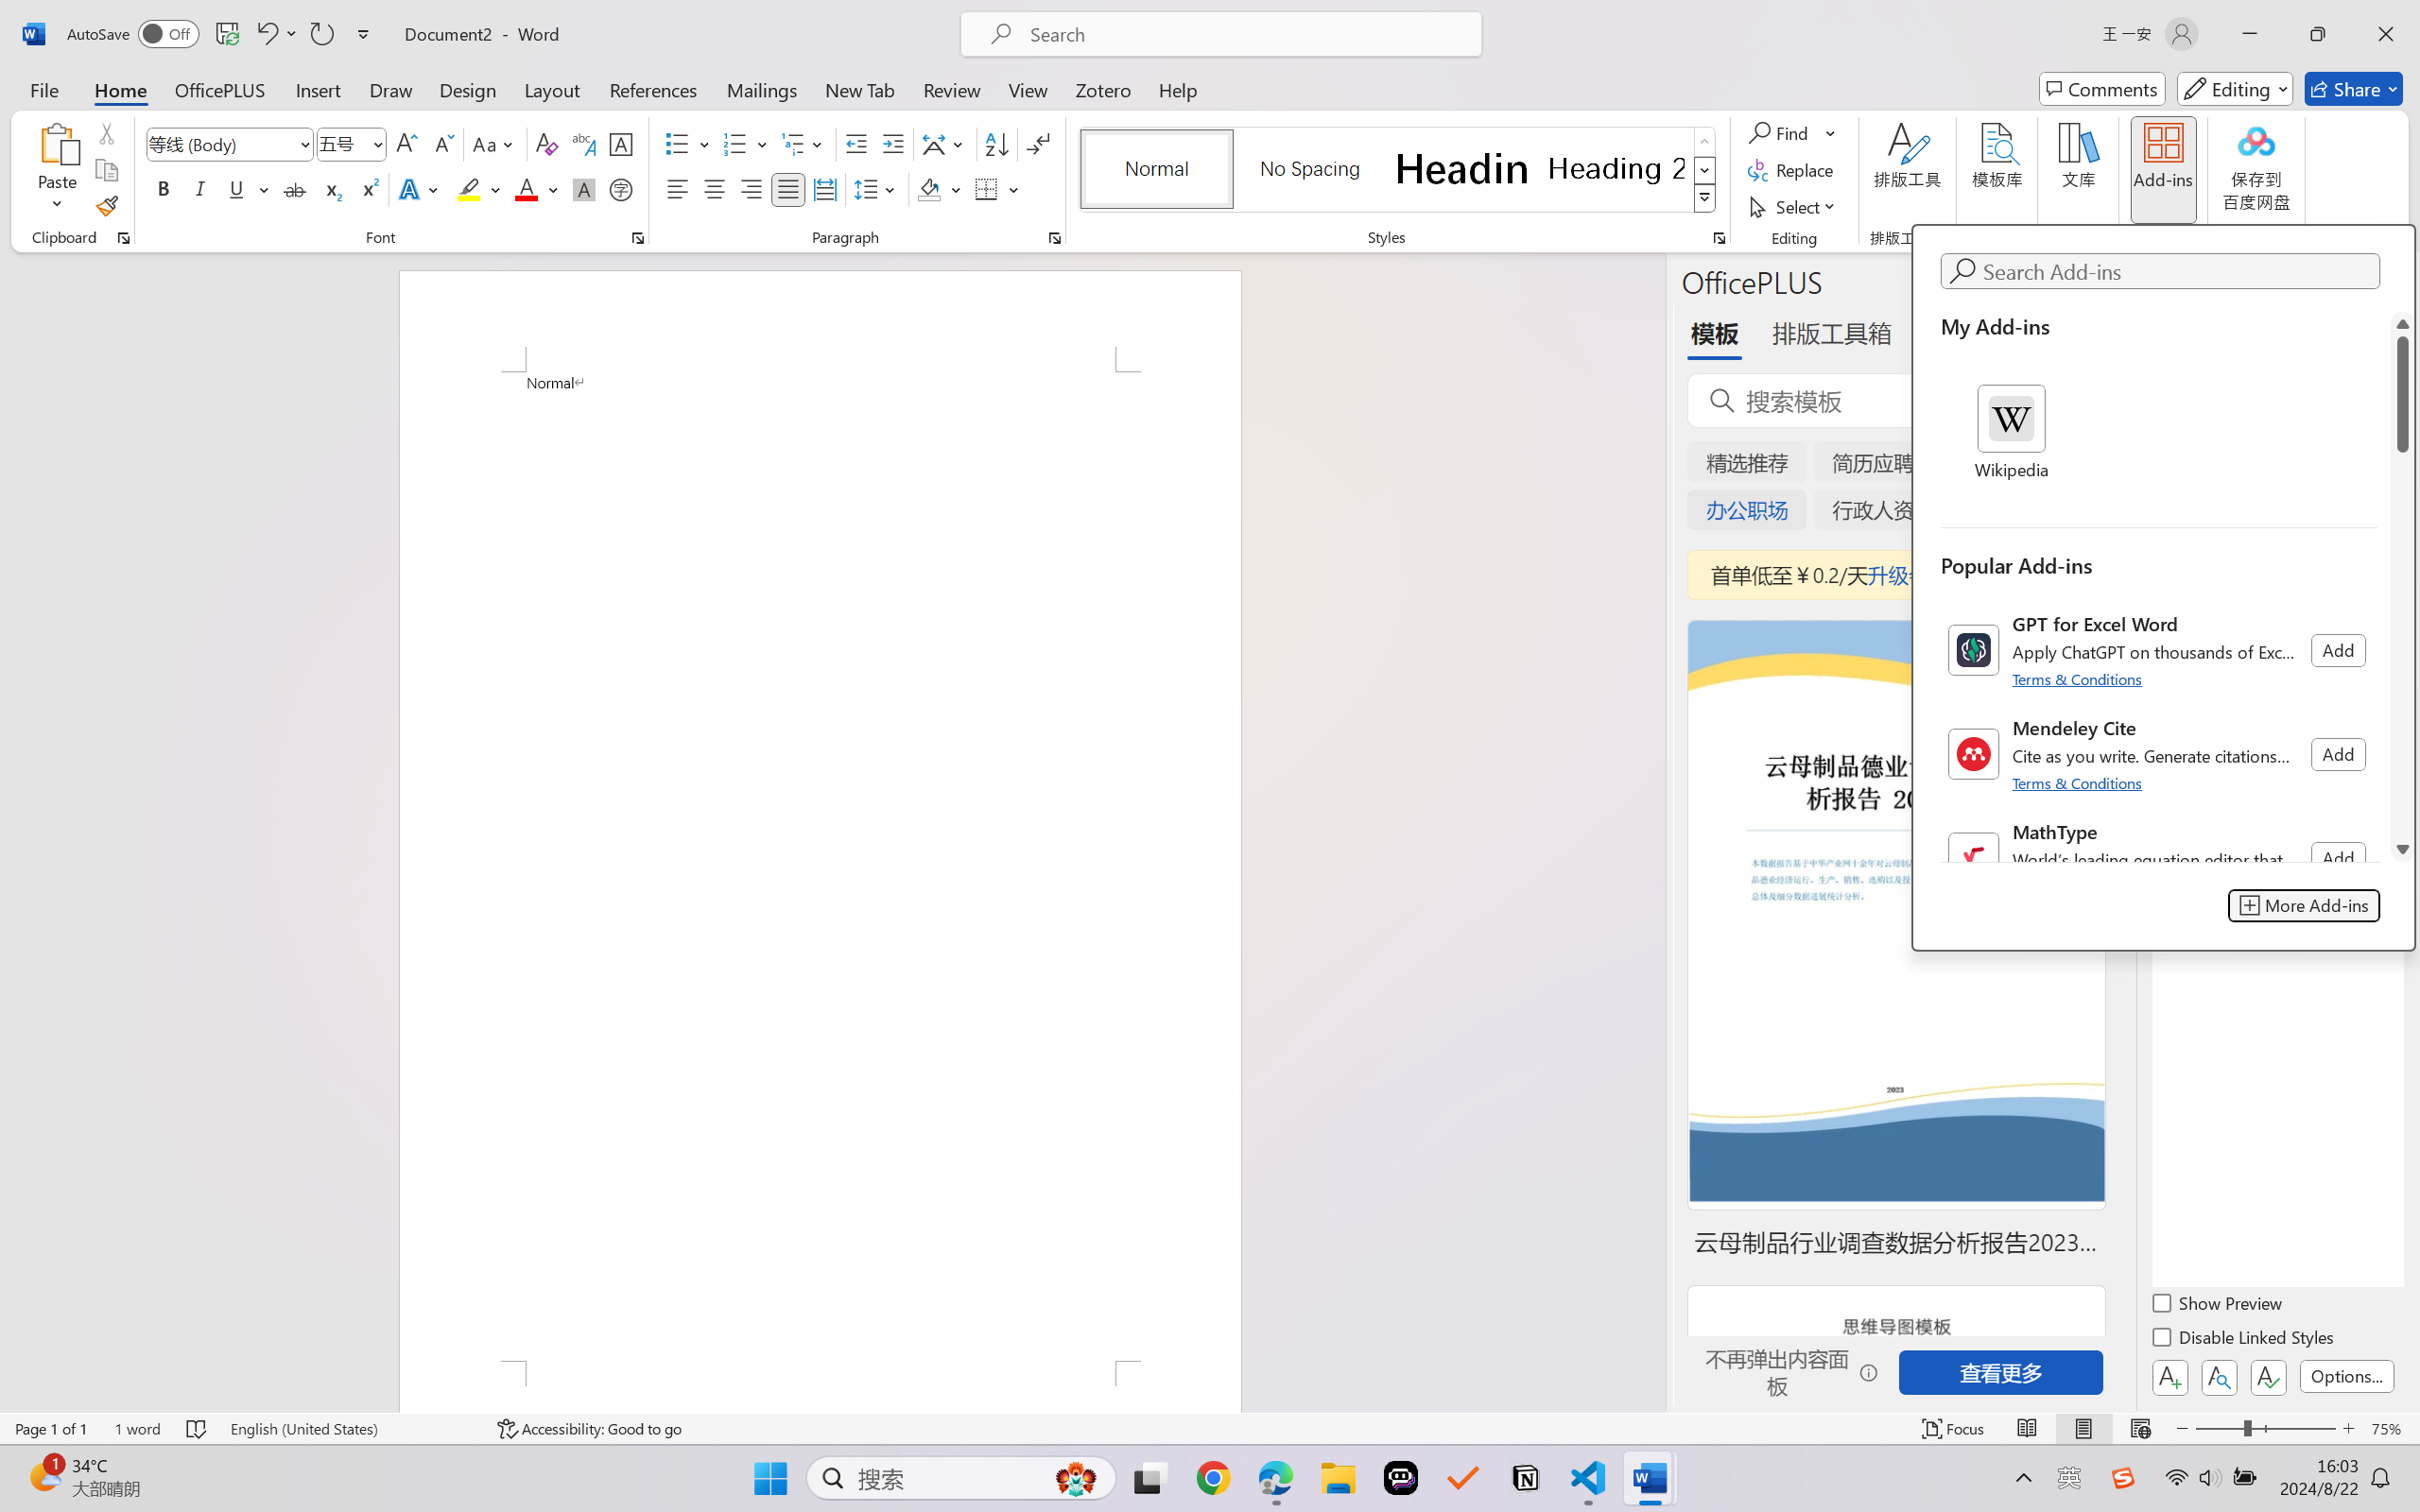 This screenshot has height=1512, width=2420. Describe the element at coordinates (1953, 1428) in the screenshot. I see `'Focus '` at that location.